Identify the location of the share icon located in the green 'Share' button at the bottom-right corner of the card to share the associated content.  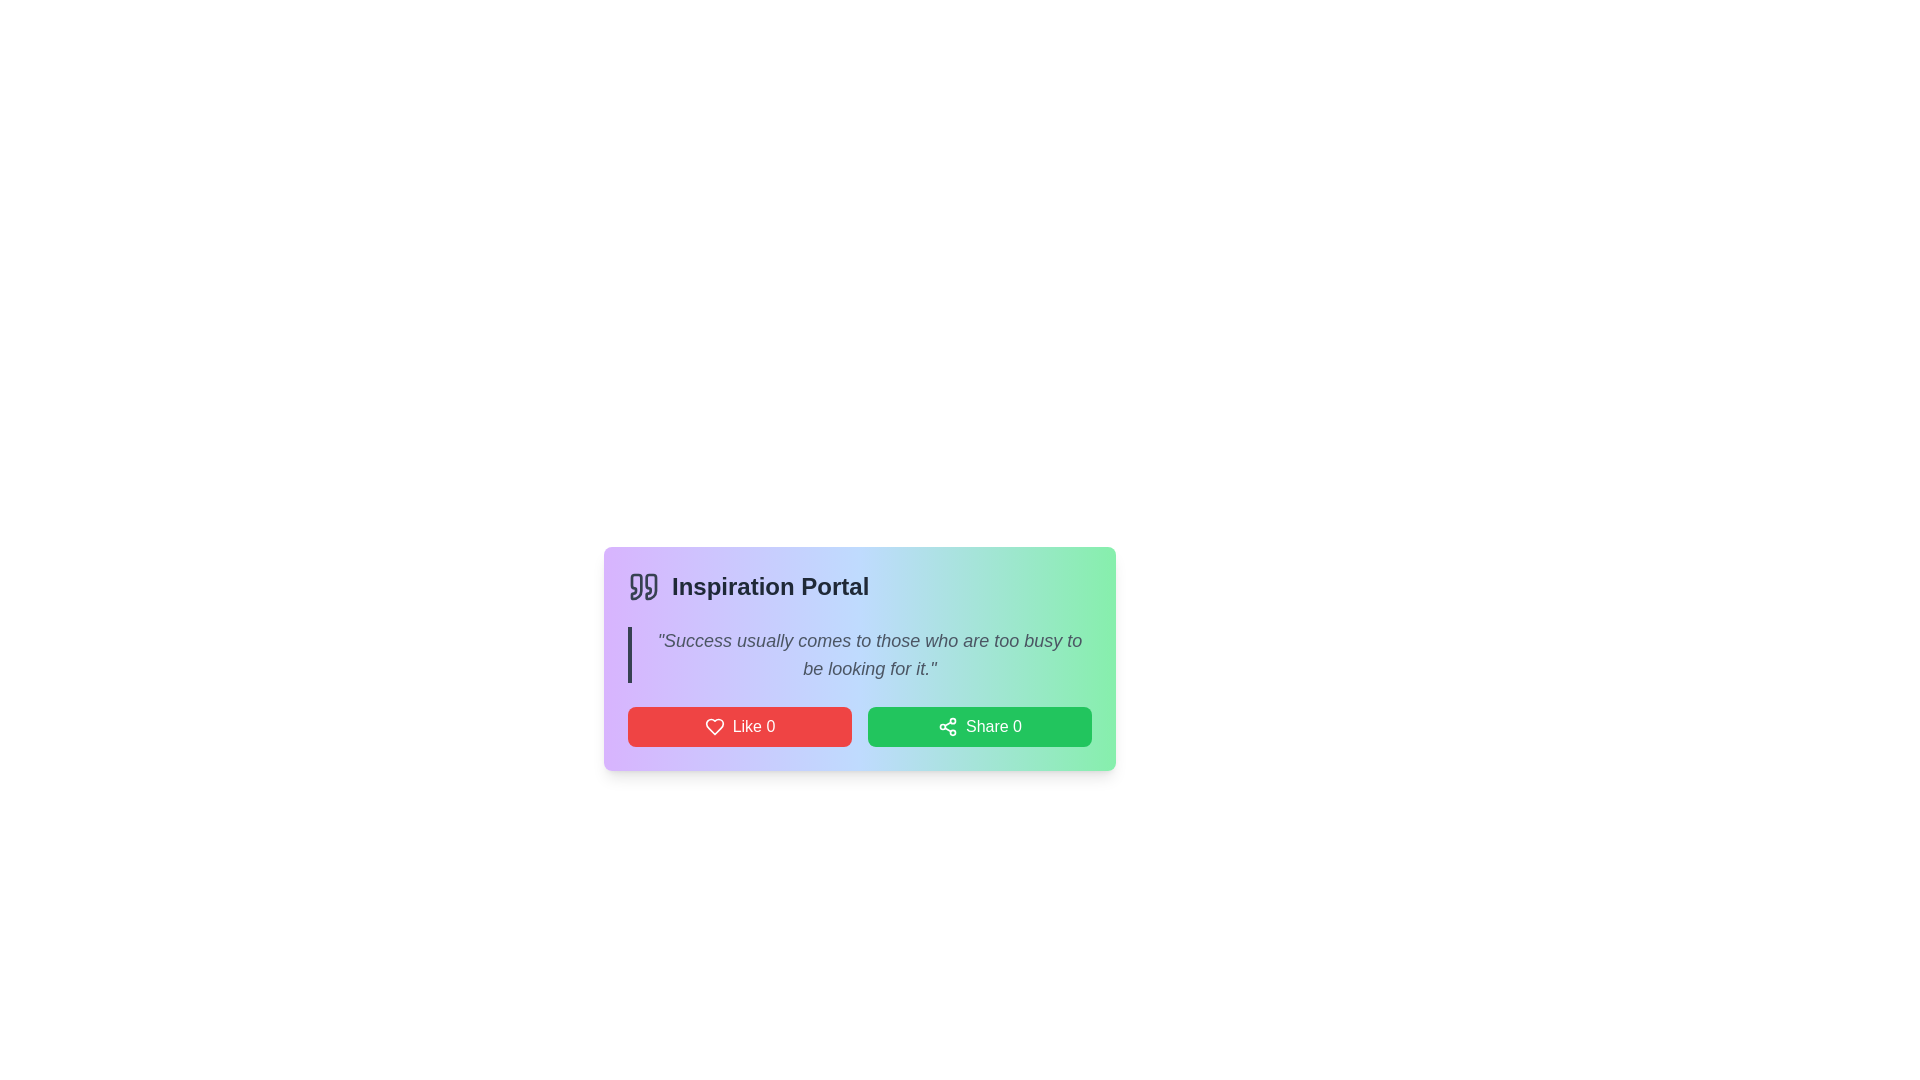
(946, 726).